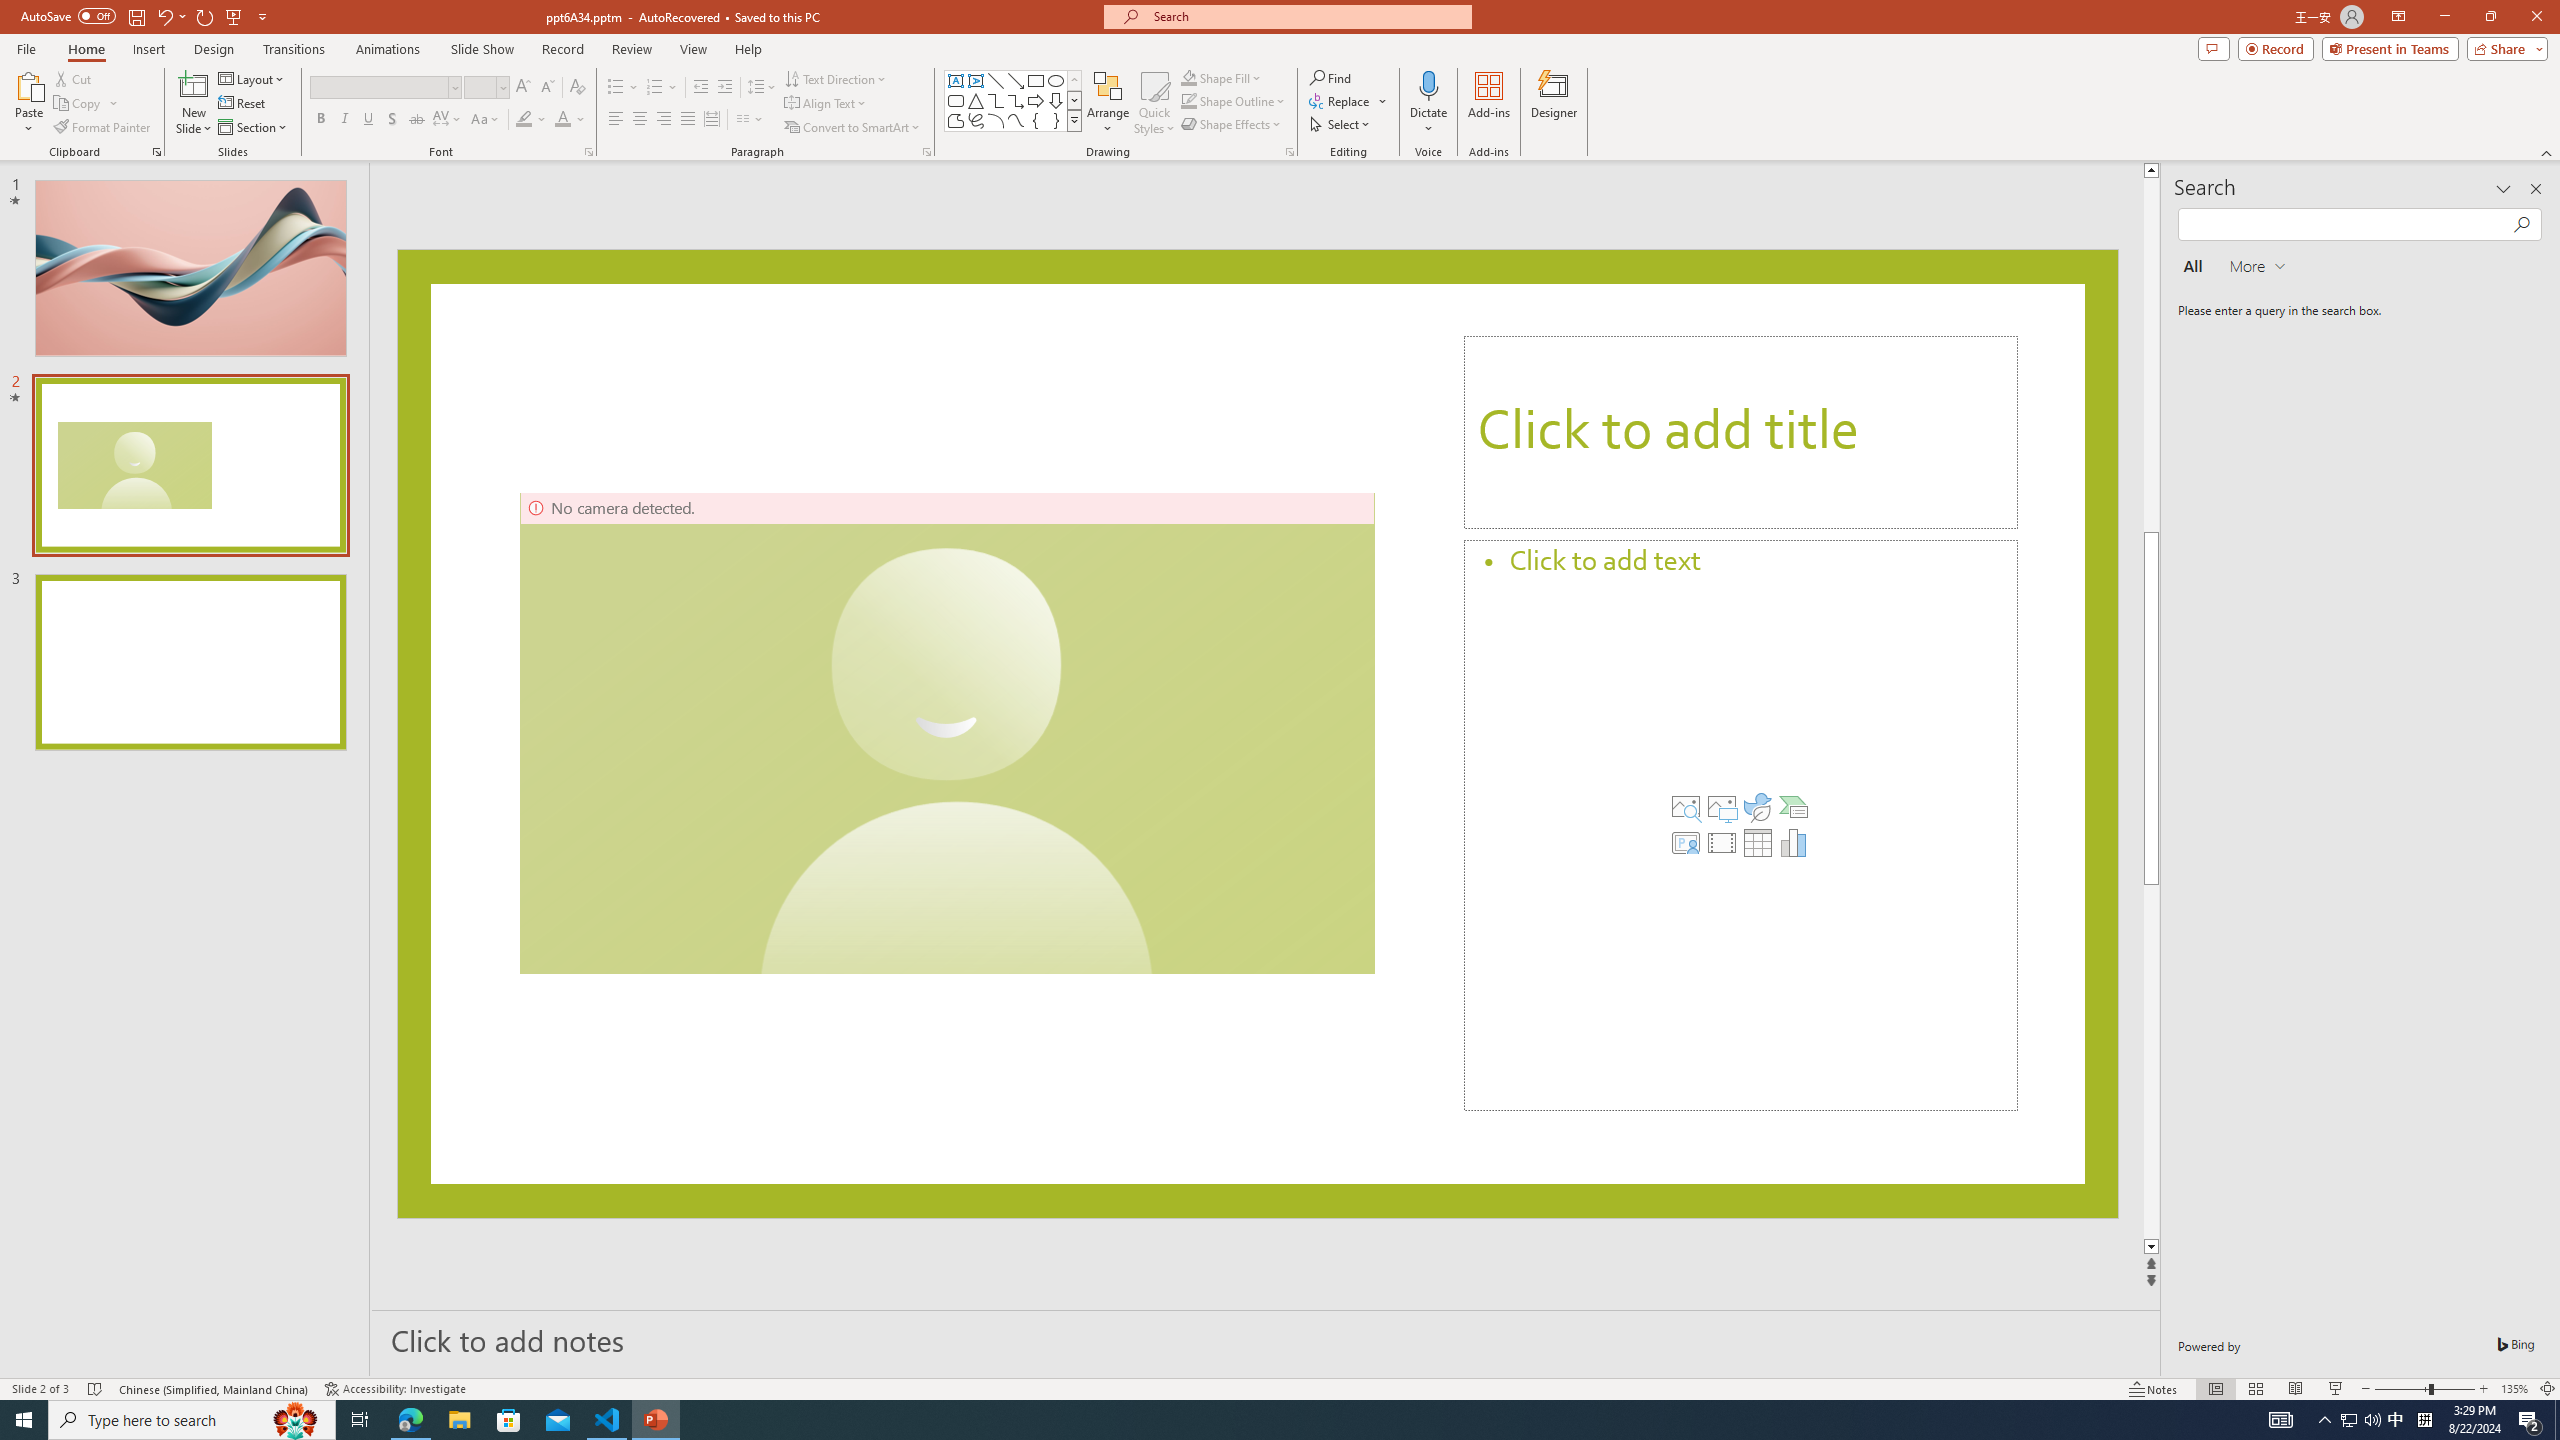  What do you see at coordinates (826, 103) in the screenshot?
I see `'Align Text'` at bounding box center [826, 103].